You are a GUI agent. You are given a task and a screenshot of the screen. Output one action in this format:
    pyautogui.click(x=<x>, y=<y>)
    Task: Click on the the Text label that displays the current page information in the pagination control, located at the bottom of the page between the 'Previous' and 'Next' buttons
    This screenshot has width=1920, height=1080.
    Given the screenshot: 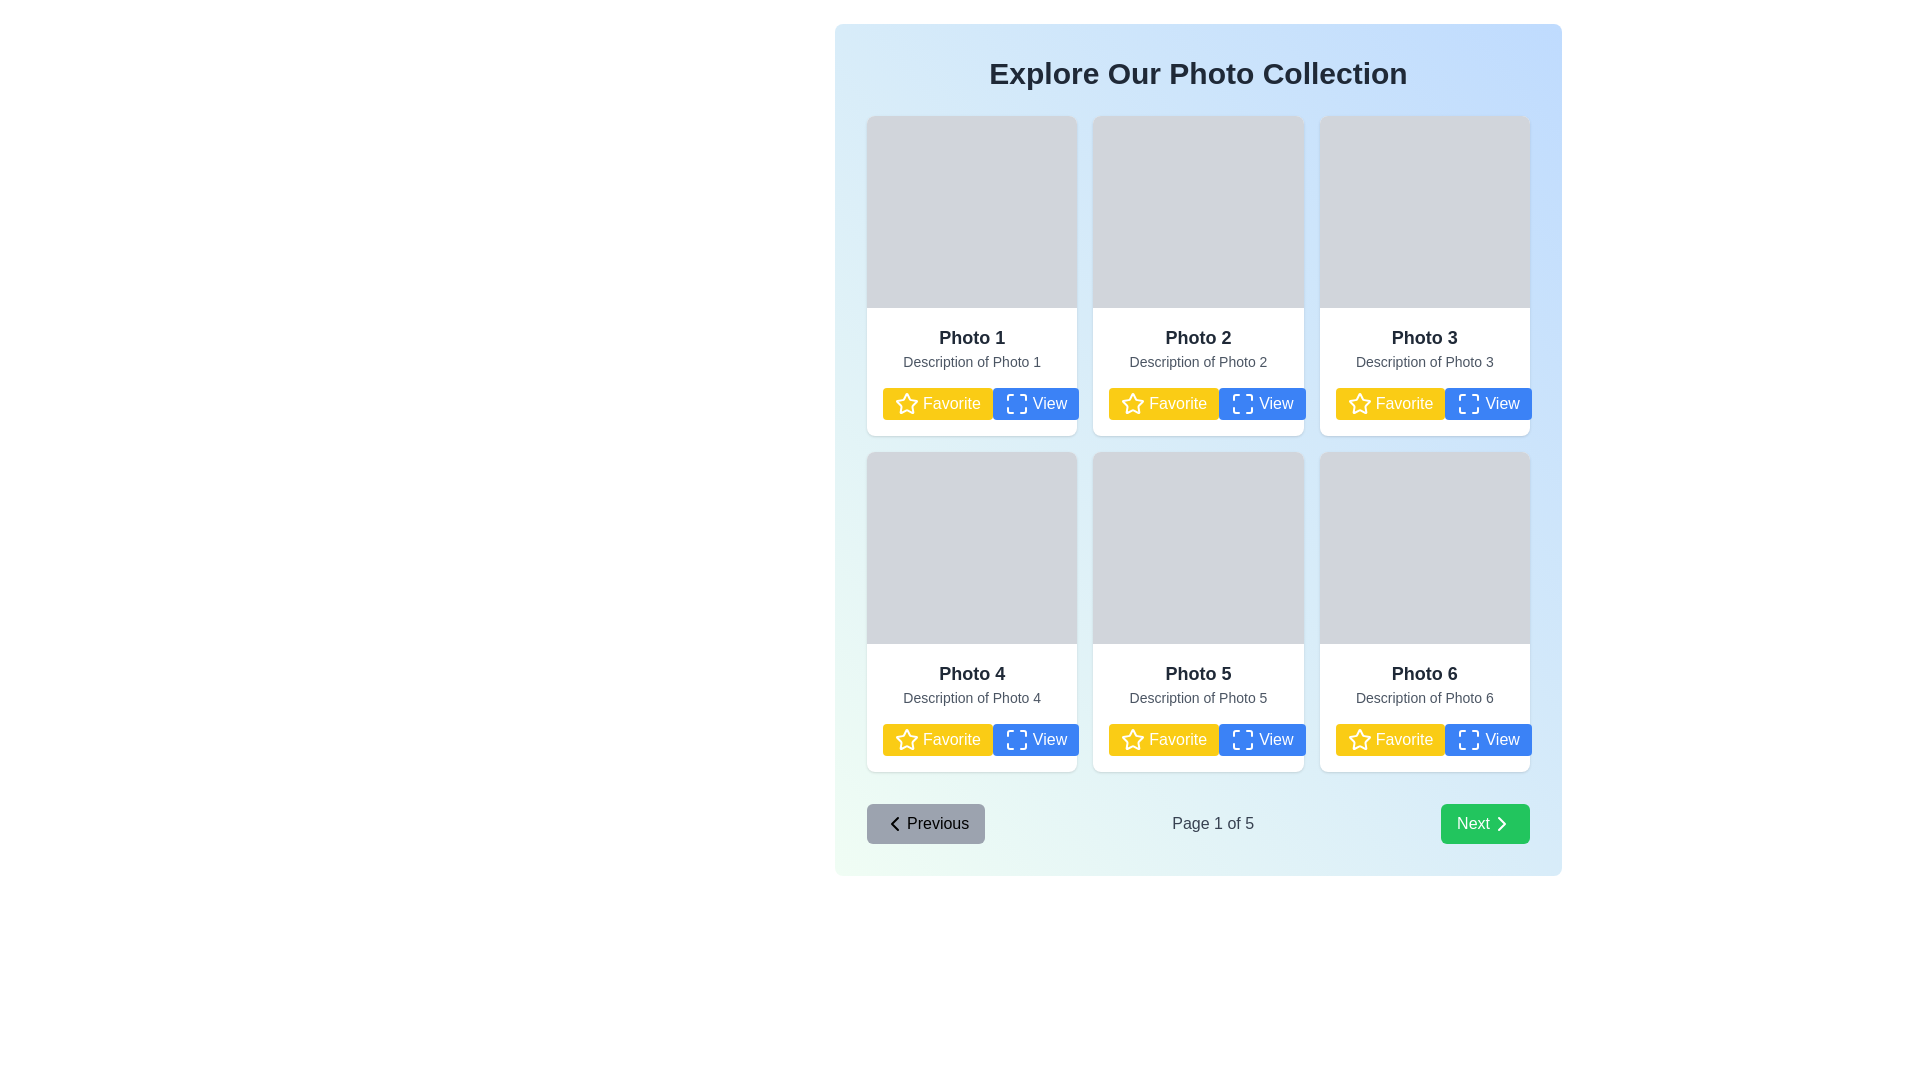 What is the action you would take?
    pyautogui.click(x=1212, y=824)
    